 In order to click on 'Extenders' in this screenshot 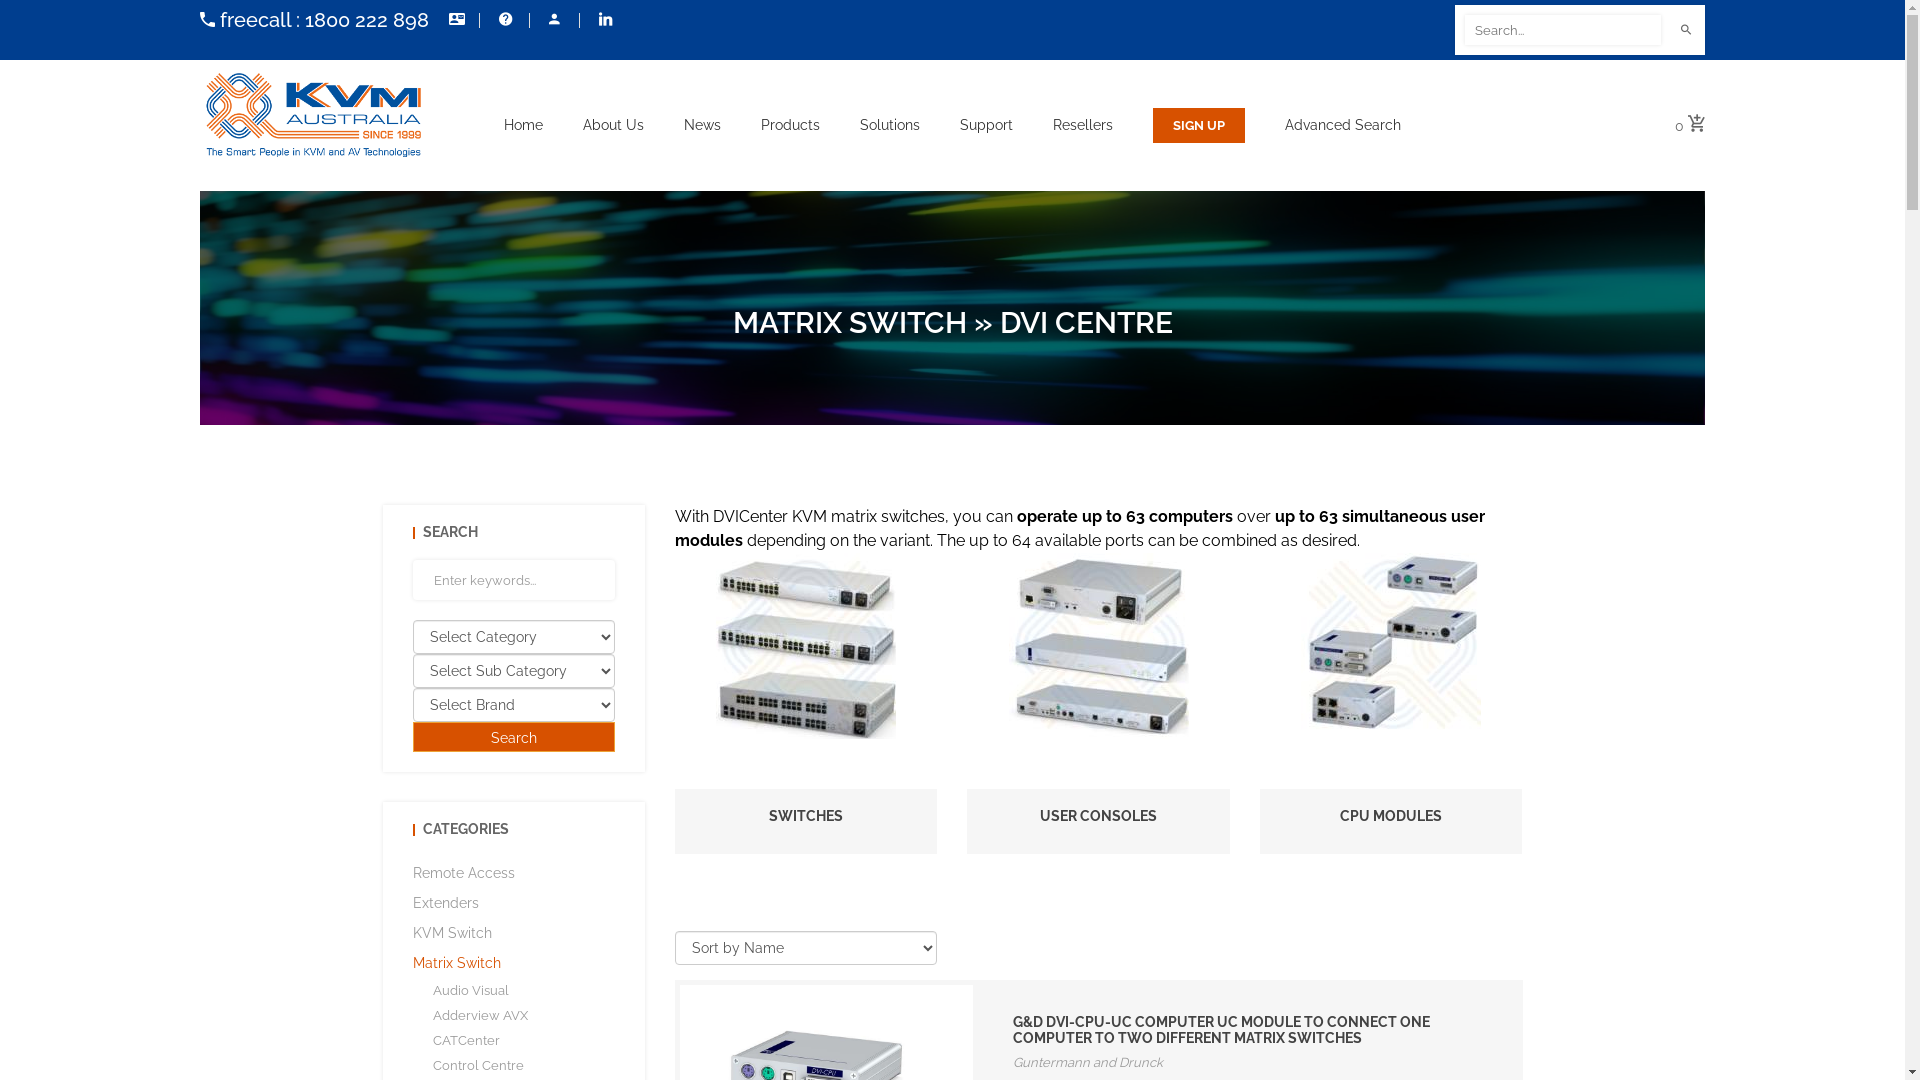, I will do `click(411, 902)`.